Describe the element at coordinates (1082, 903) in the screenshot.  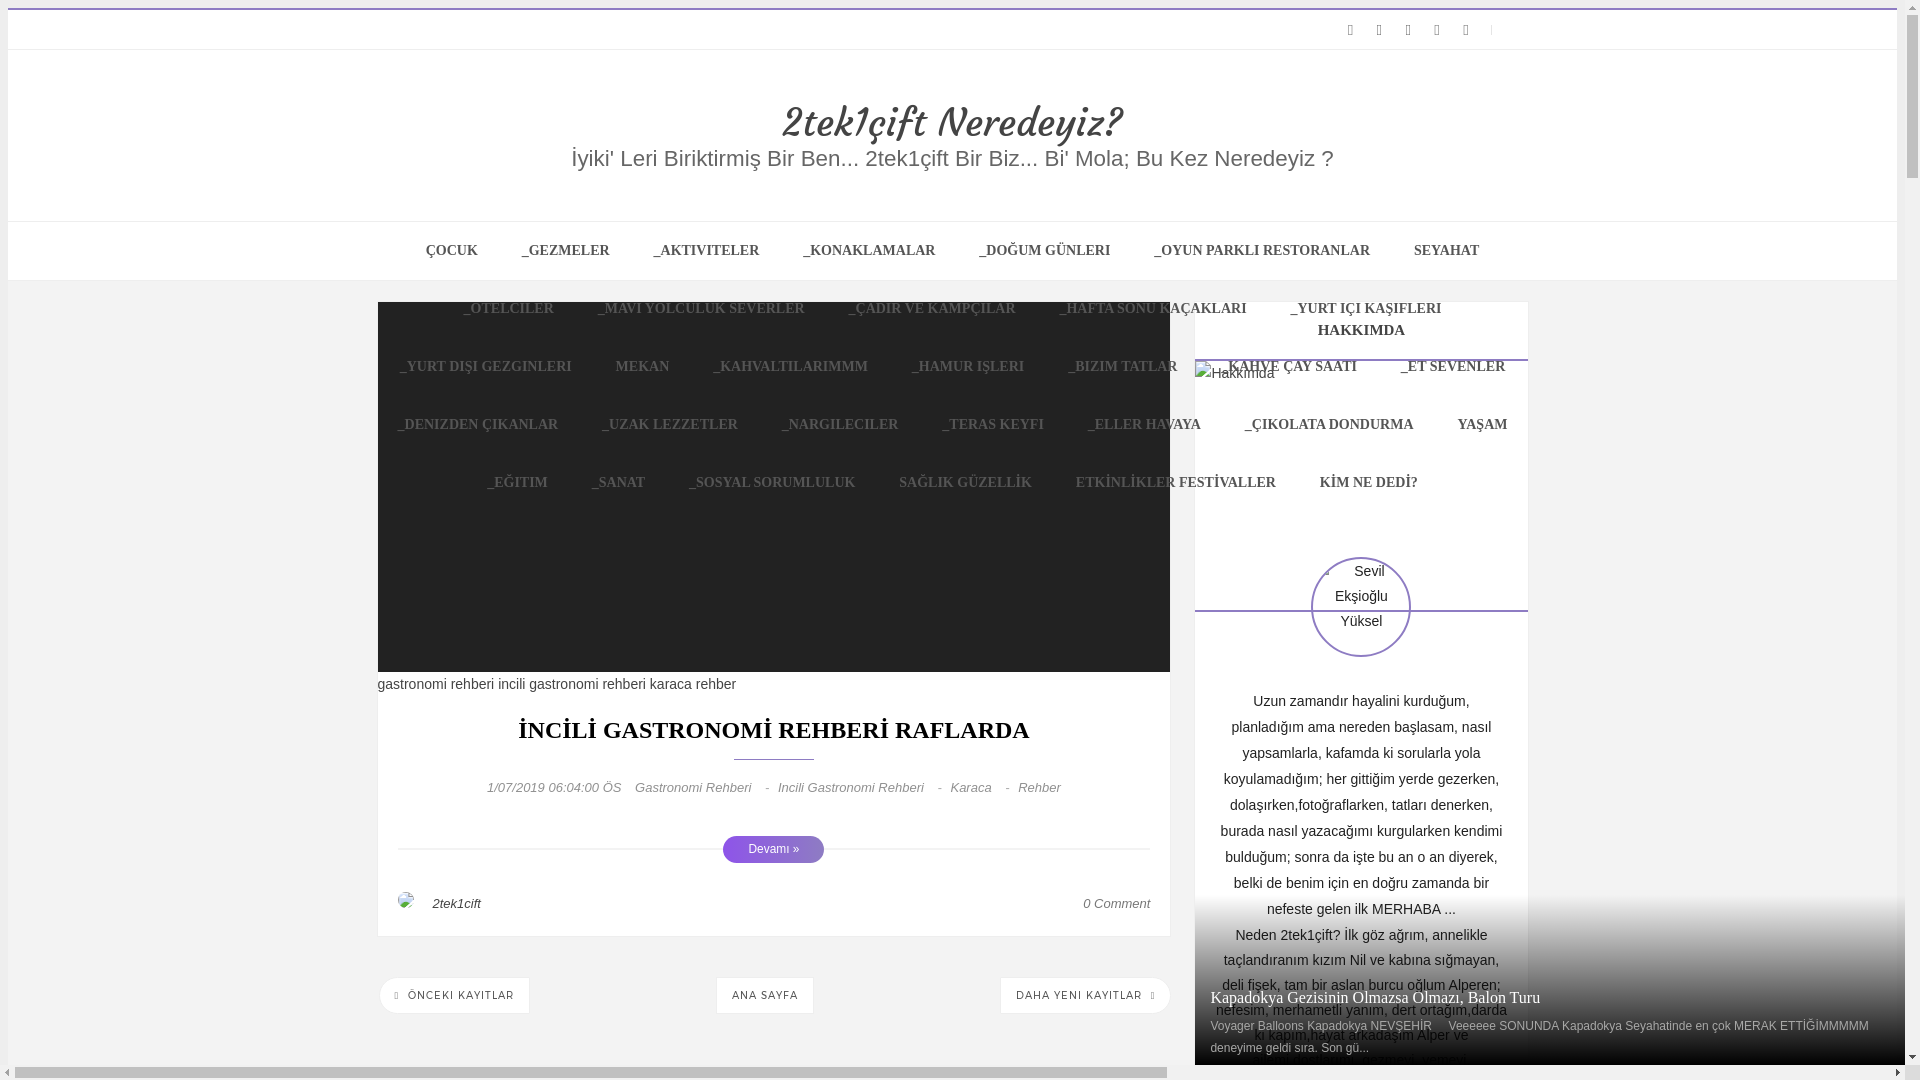
I see `'0 Comment'` at that location.